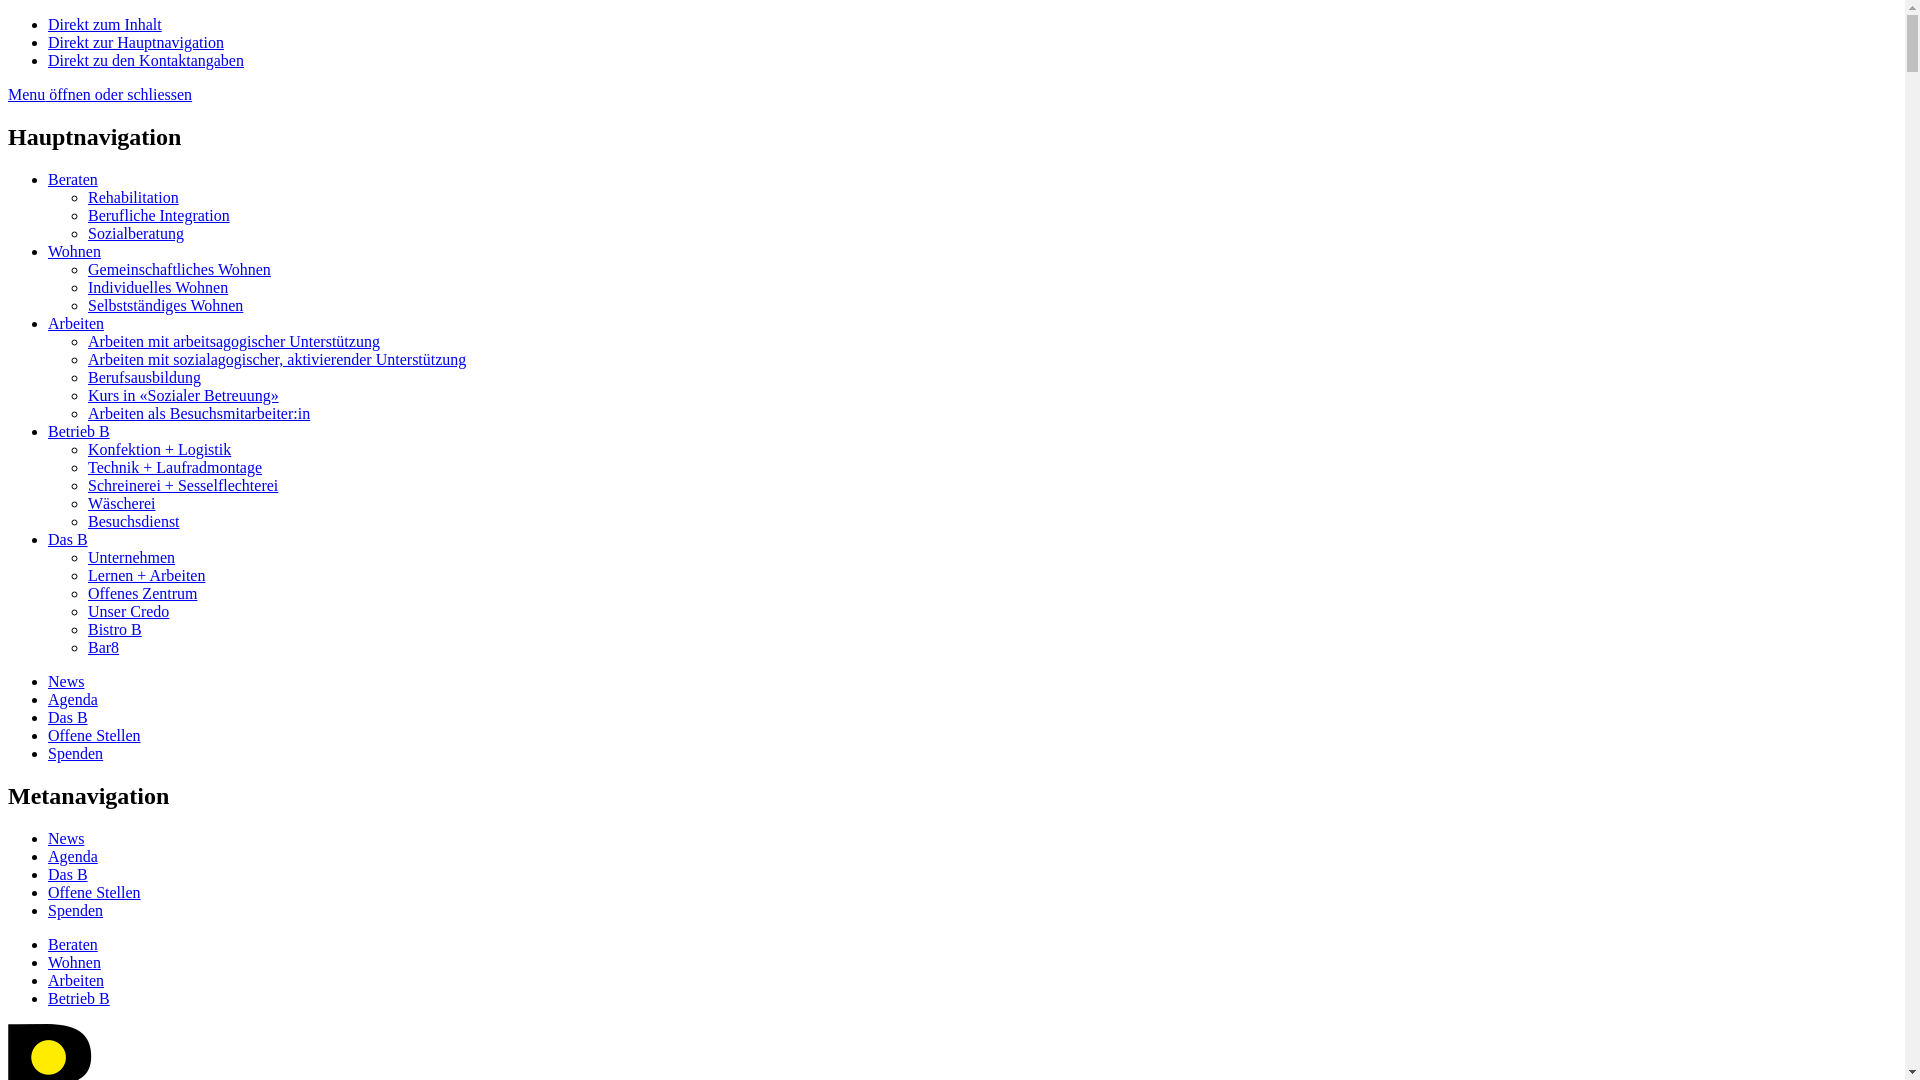  What do you see at coordinates (114, 628) in the screenshot?
I see `'Bistro B'` at bounding box center [114, 628].